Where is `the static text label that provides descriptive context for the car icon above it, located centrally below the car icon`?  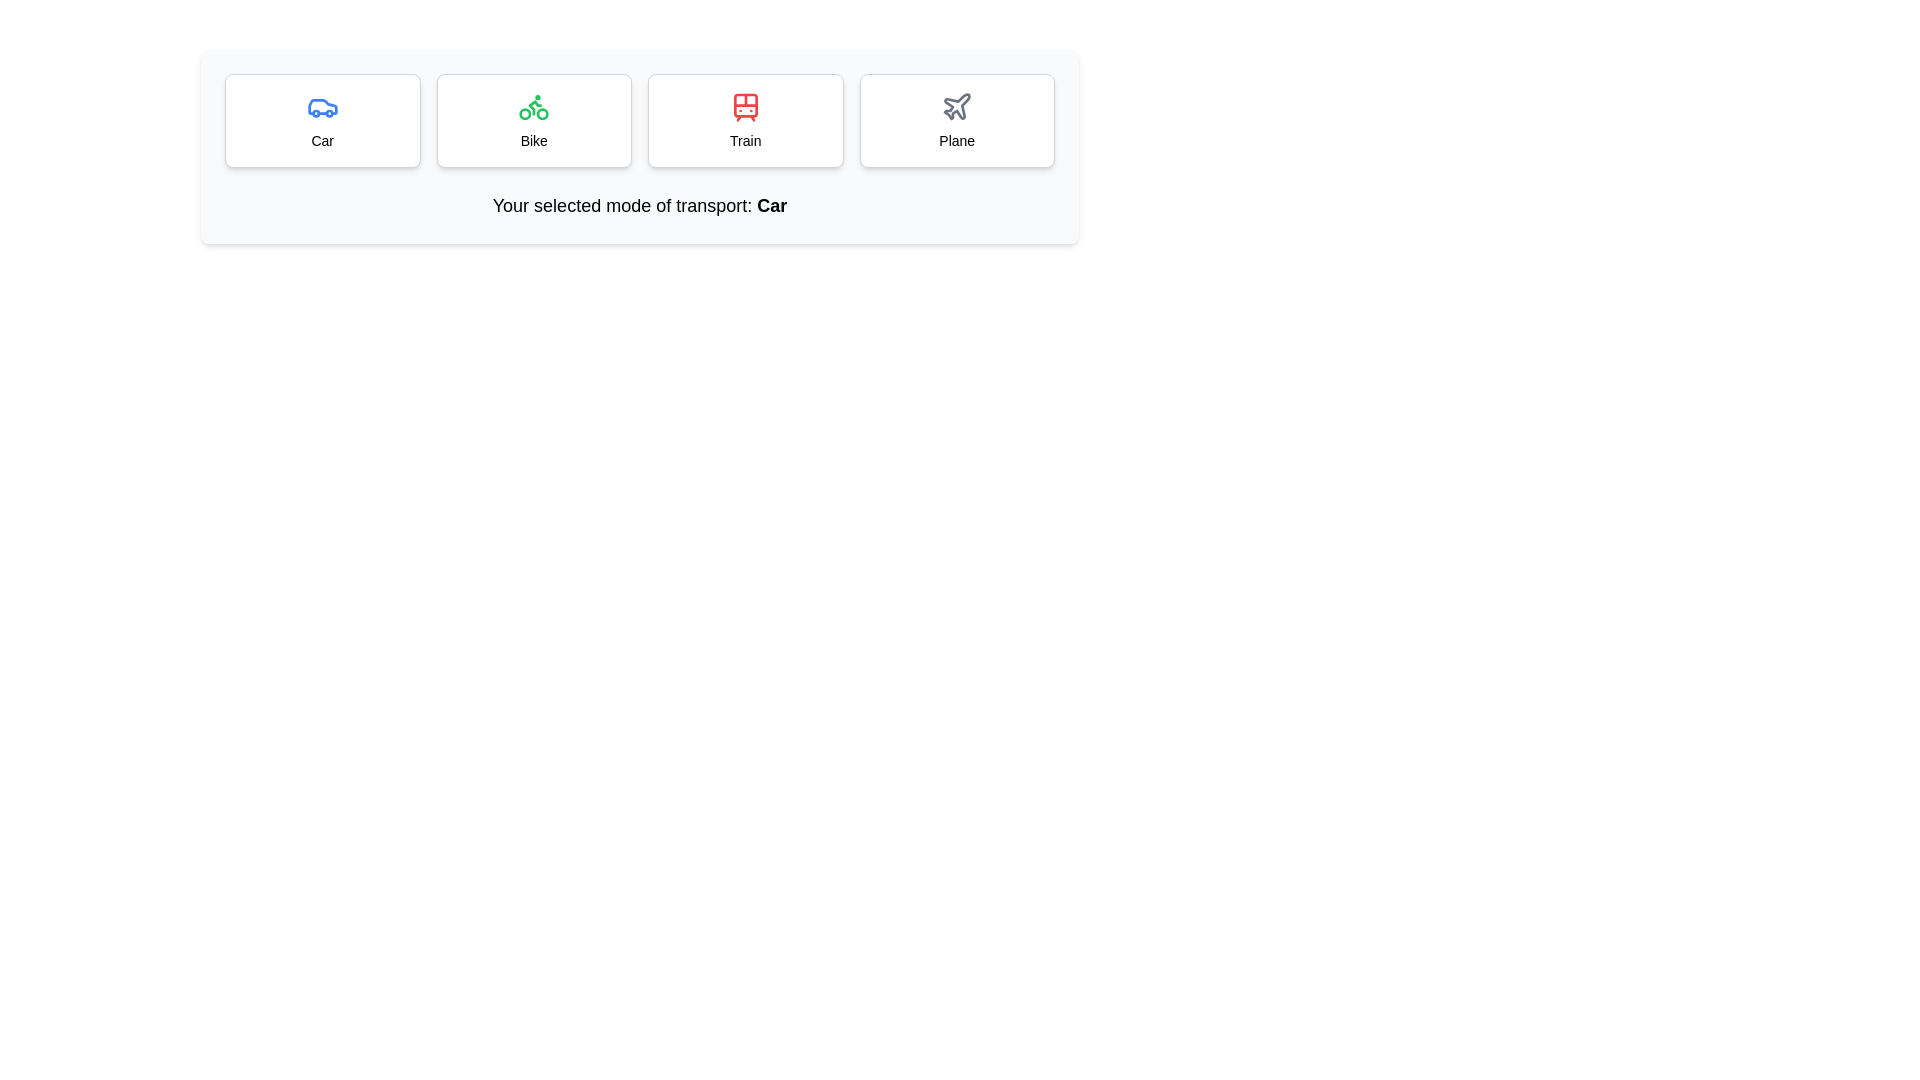 the static text label that provides descriptive context for the car icon above it, located centrally below the car icon is located at coordinates (322, 140).